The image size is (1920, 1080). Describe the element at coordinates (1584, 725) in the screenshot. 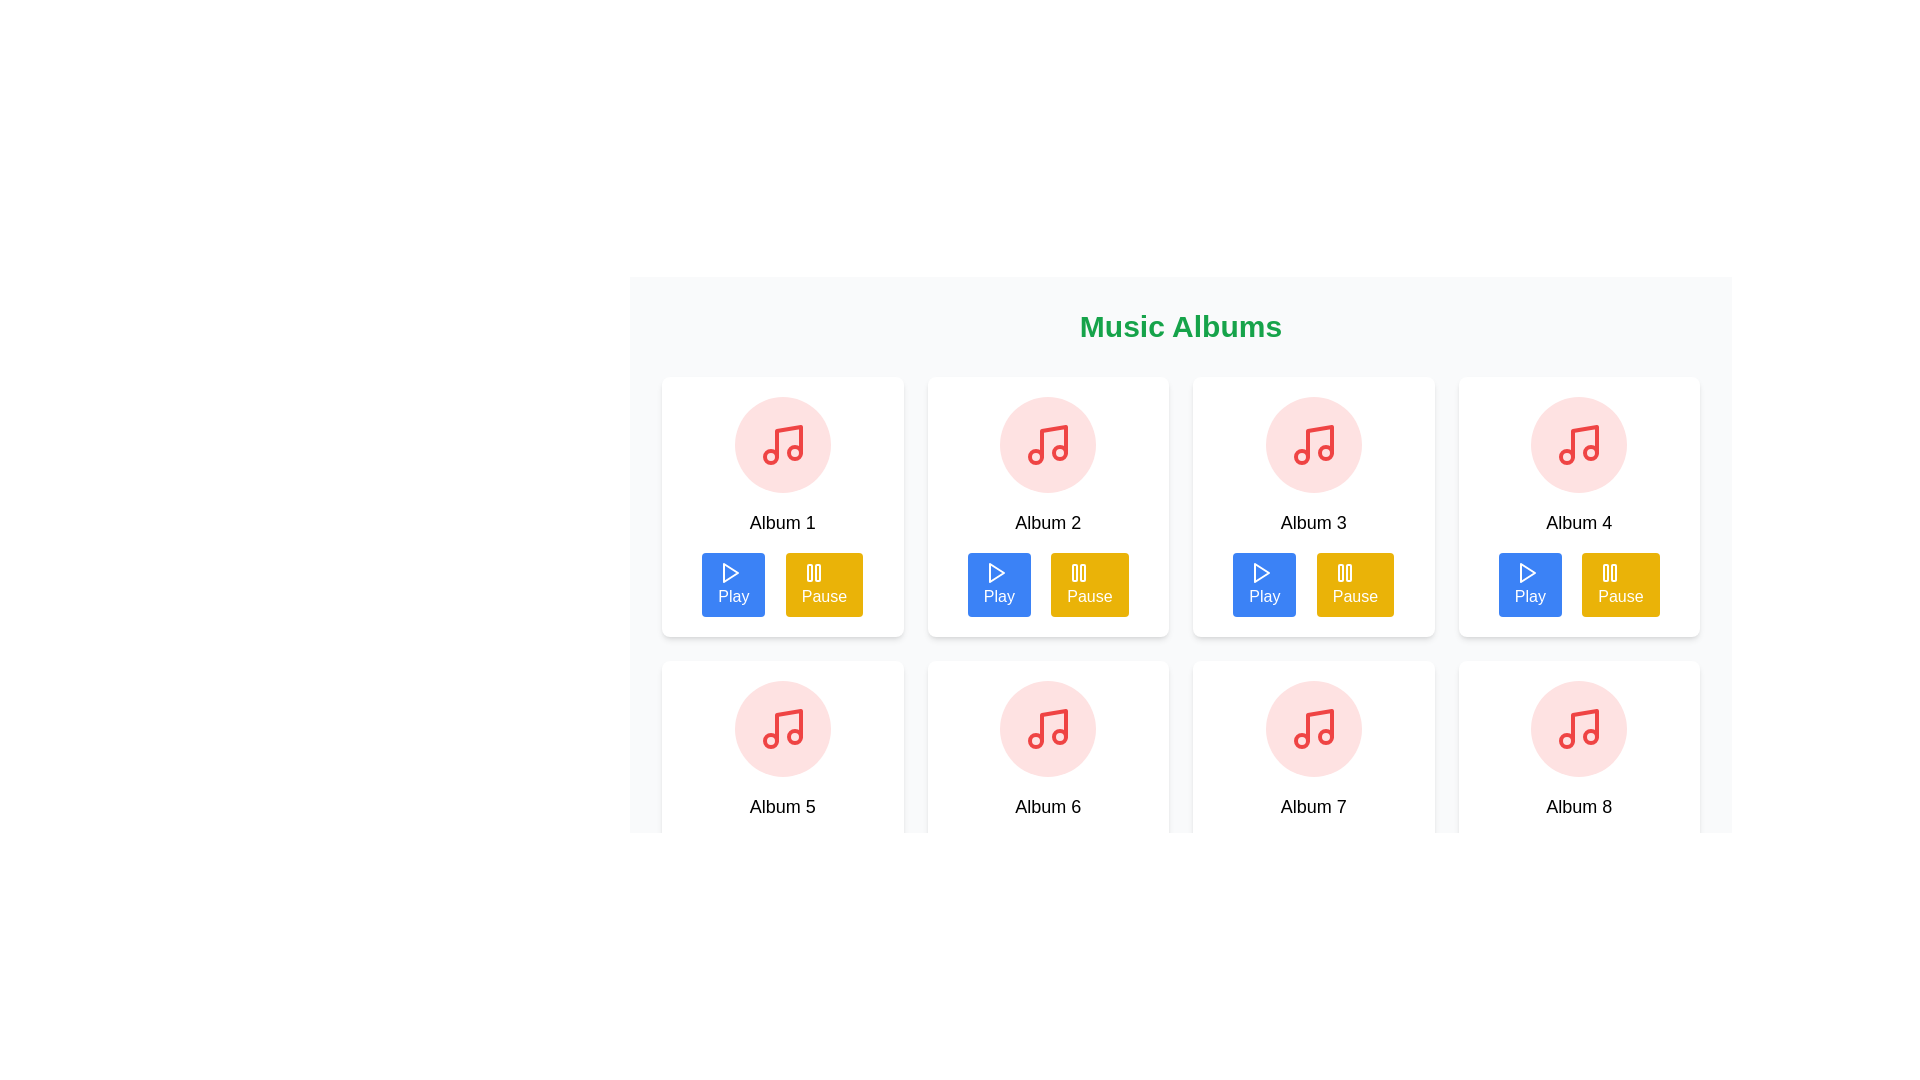

I see `the red musical note icon located in the bottom right corner of the eighth album's card within the grid of albums` at that location.